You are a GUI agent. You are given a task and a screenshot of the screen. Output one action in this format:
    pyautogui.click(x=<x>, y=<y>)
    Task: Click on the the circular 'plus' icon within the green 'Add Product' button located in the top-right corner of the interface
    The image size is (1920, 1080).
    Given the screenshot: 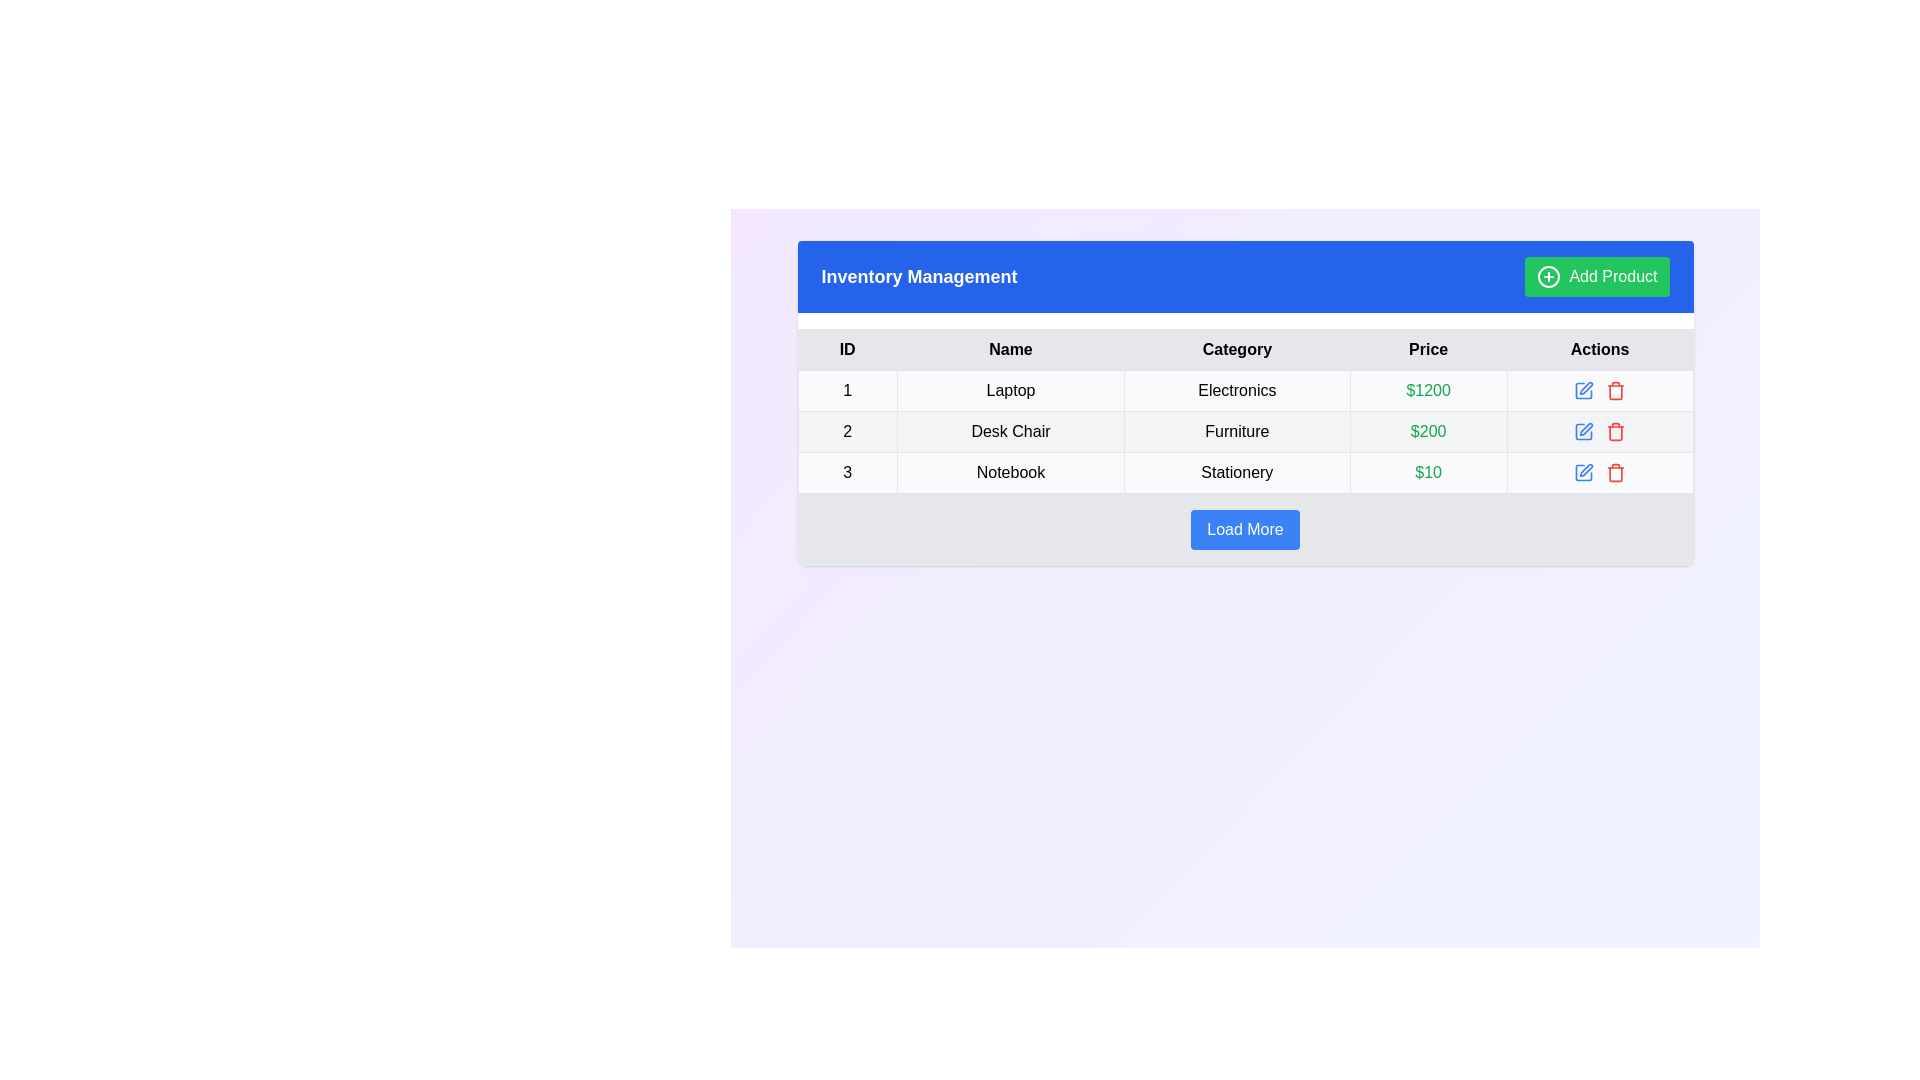 What is the action you would take?
    pyautogui.click(x=1548, y=277)
    